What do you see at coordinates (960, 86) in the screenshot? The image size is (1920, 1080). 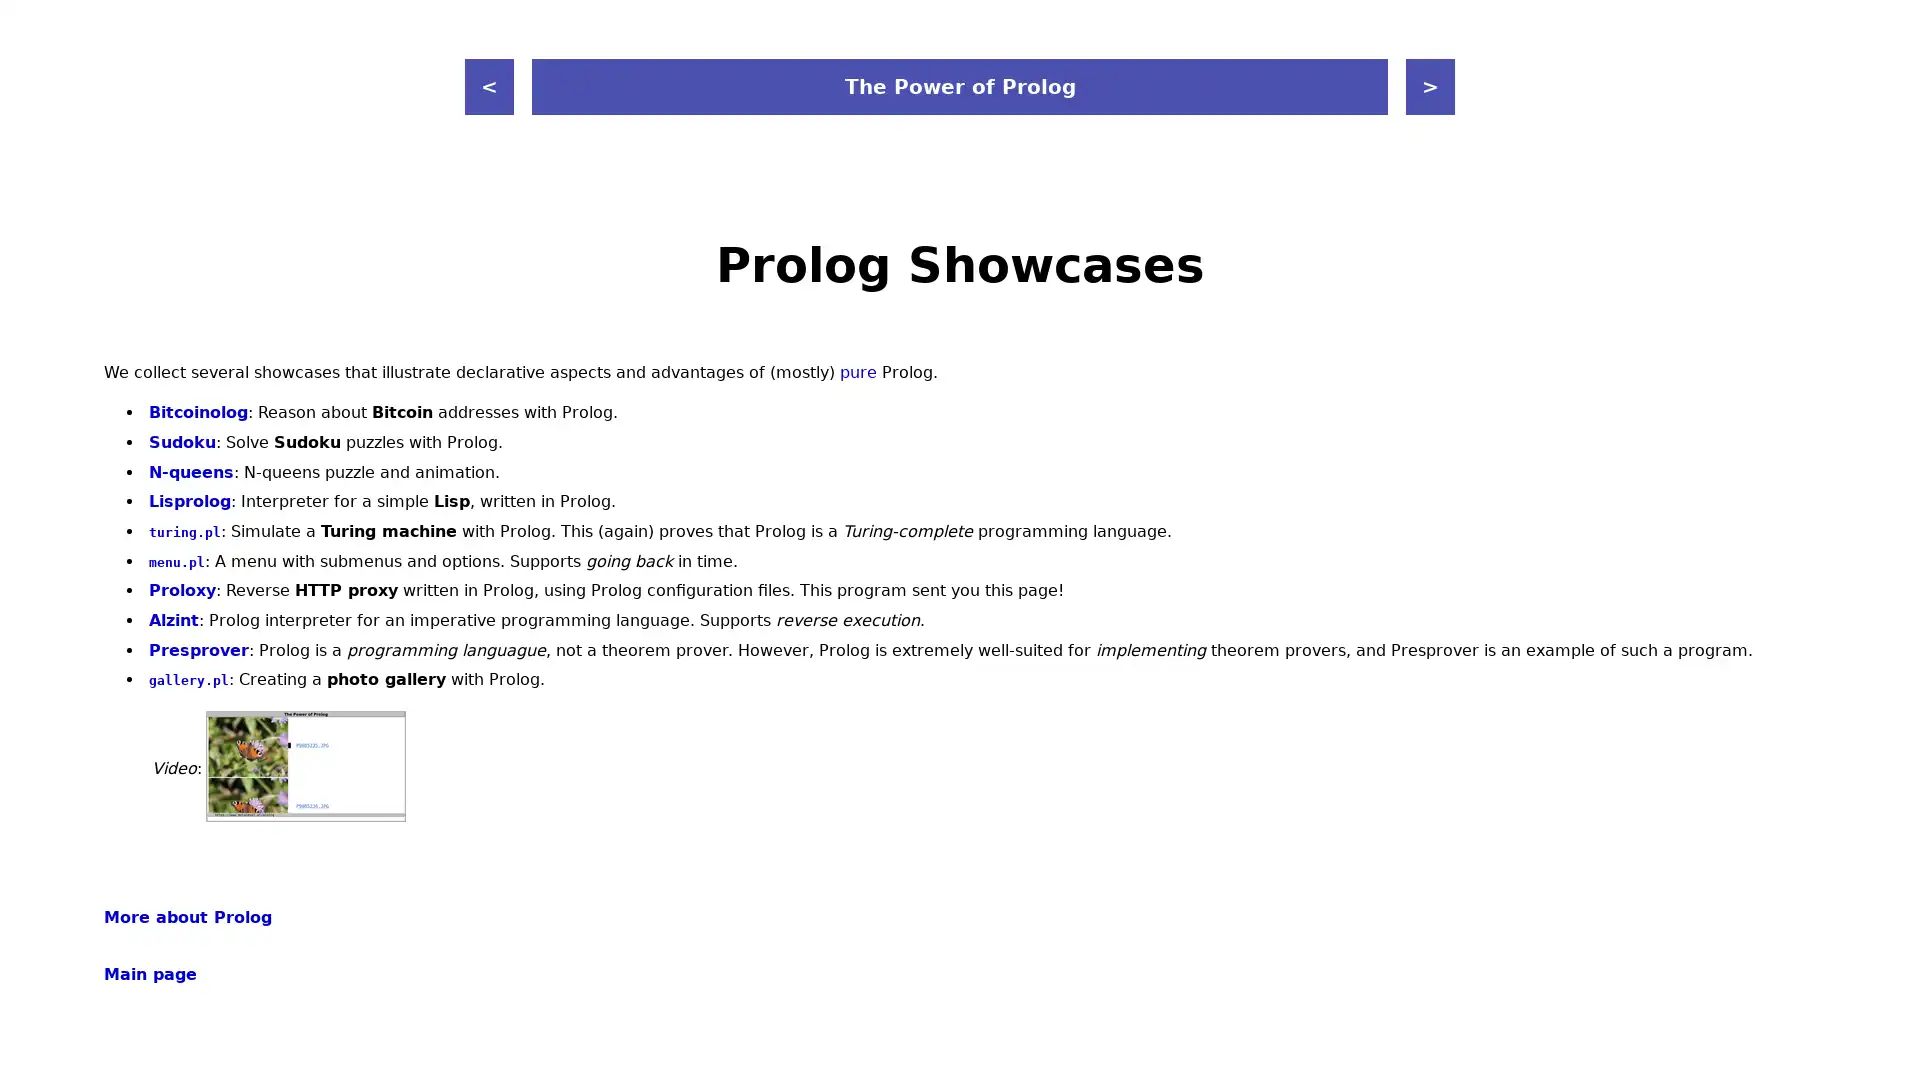 I see `The Power of Prolog` at bounding box center [960, 86].